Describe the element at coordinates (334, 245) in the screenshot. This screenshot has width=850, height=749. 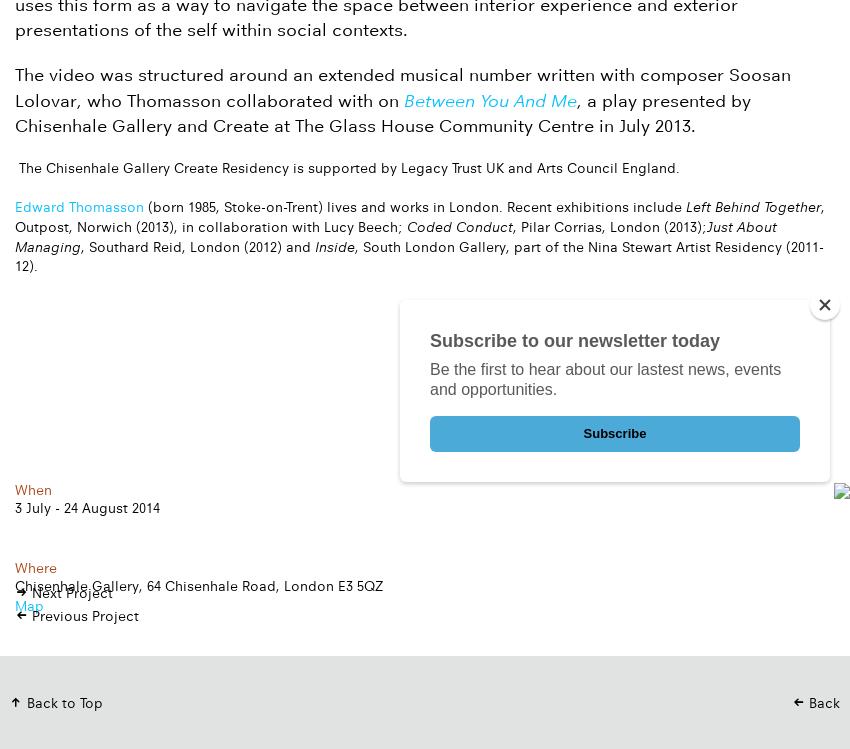
I see `'Inside'` at that location.